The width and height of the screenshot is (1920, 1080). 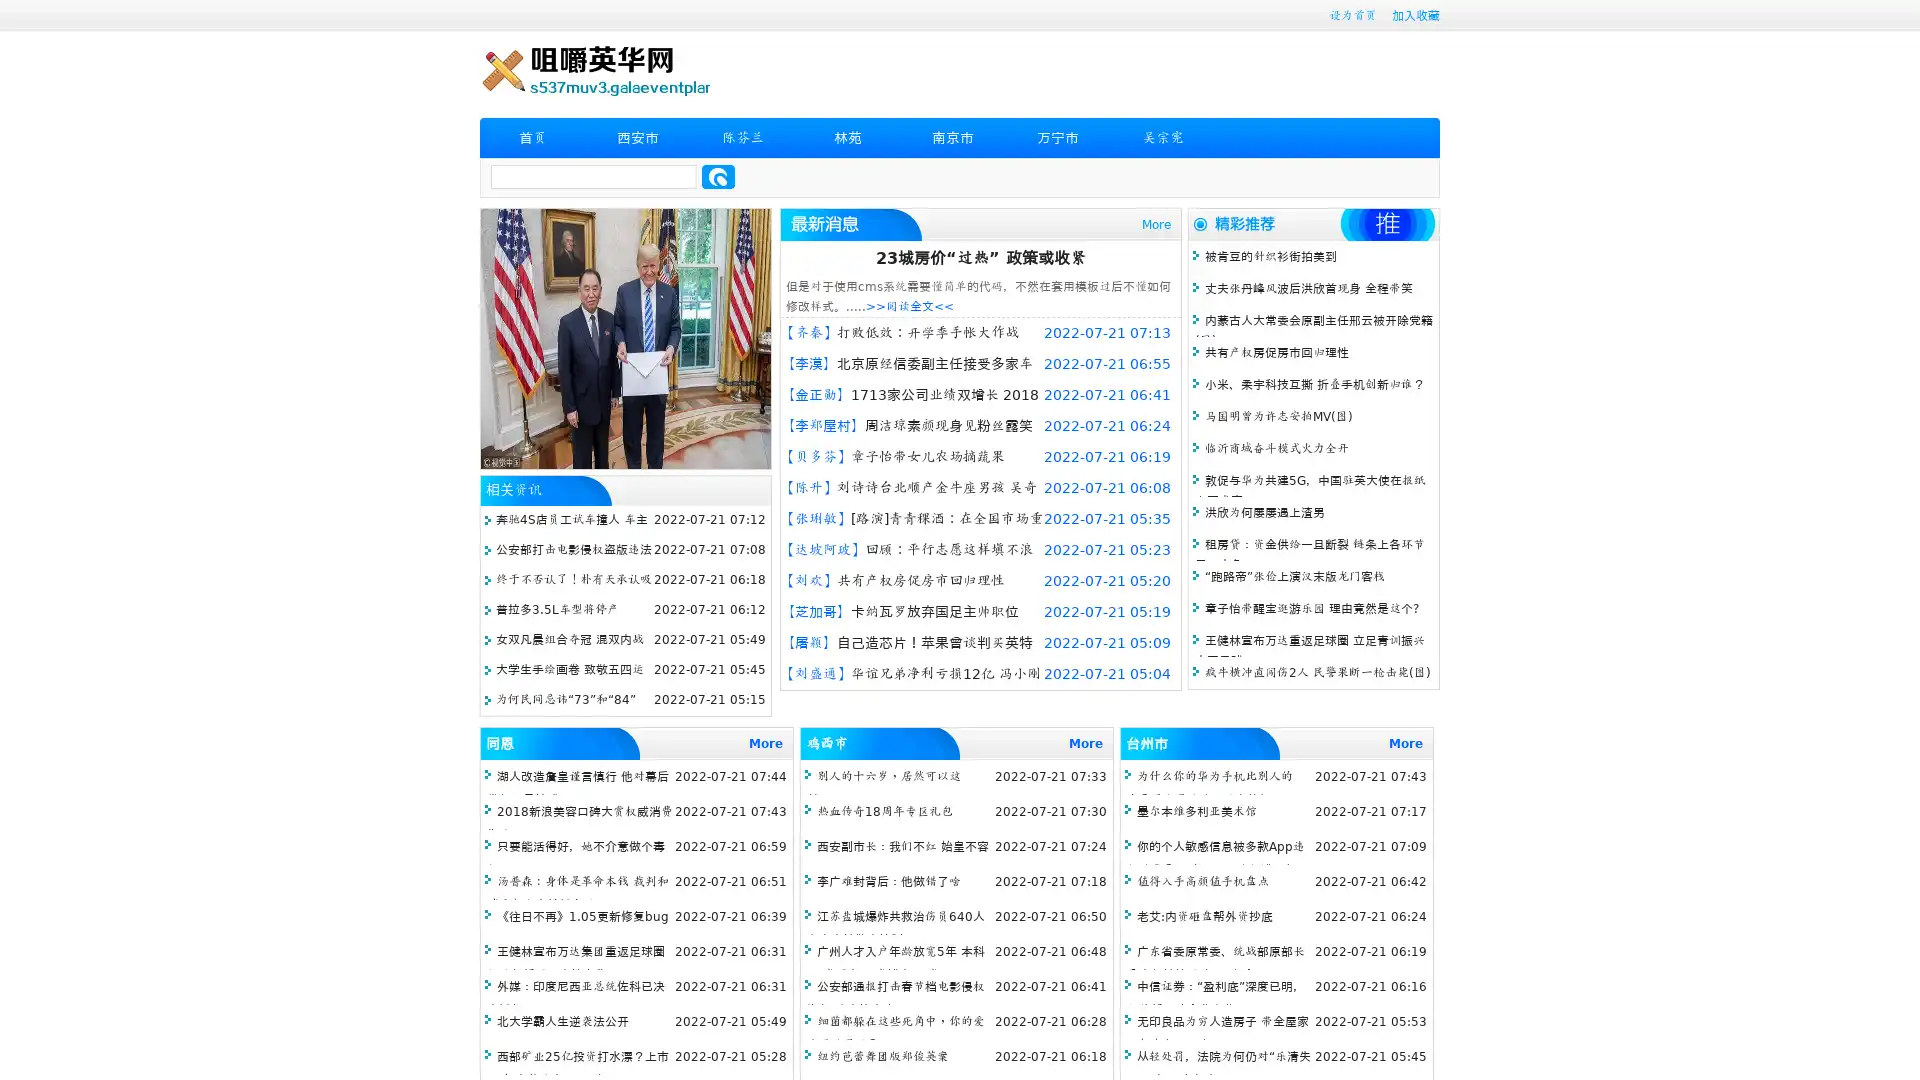 What do you see at coordinates (718, 176) in the screenshot?
I see `Search` at bounding box center [718, 176].